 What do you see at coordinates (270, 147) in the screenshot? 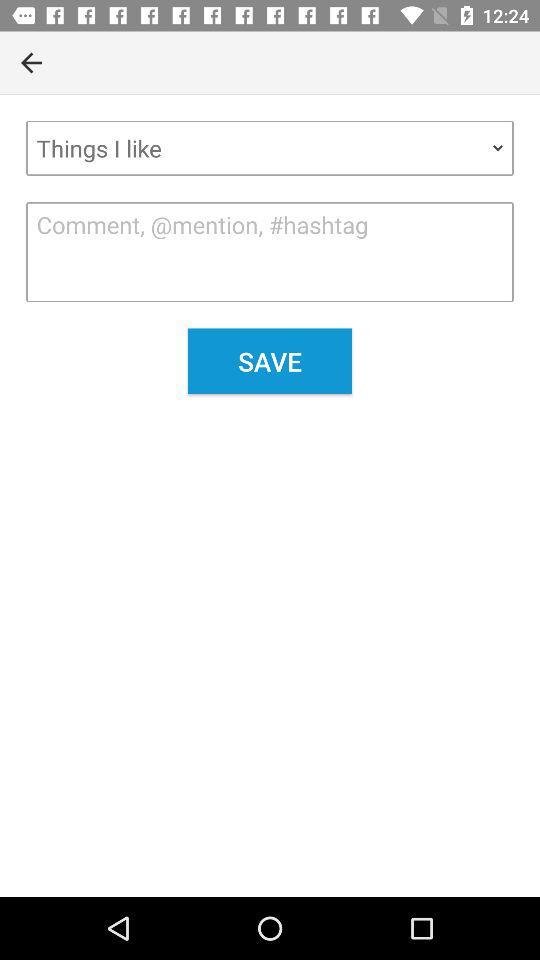
I see `things i like item` at bounding box center [270, 147].